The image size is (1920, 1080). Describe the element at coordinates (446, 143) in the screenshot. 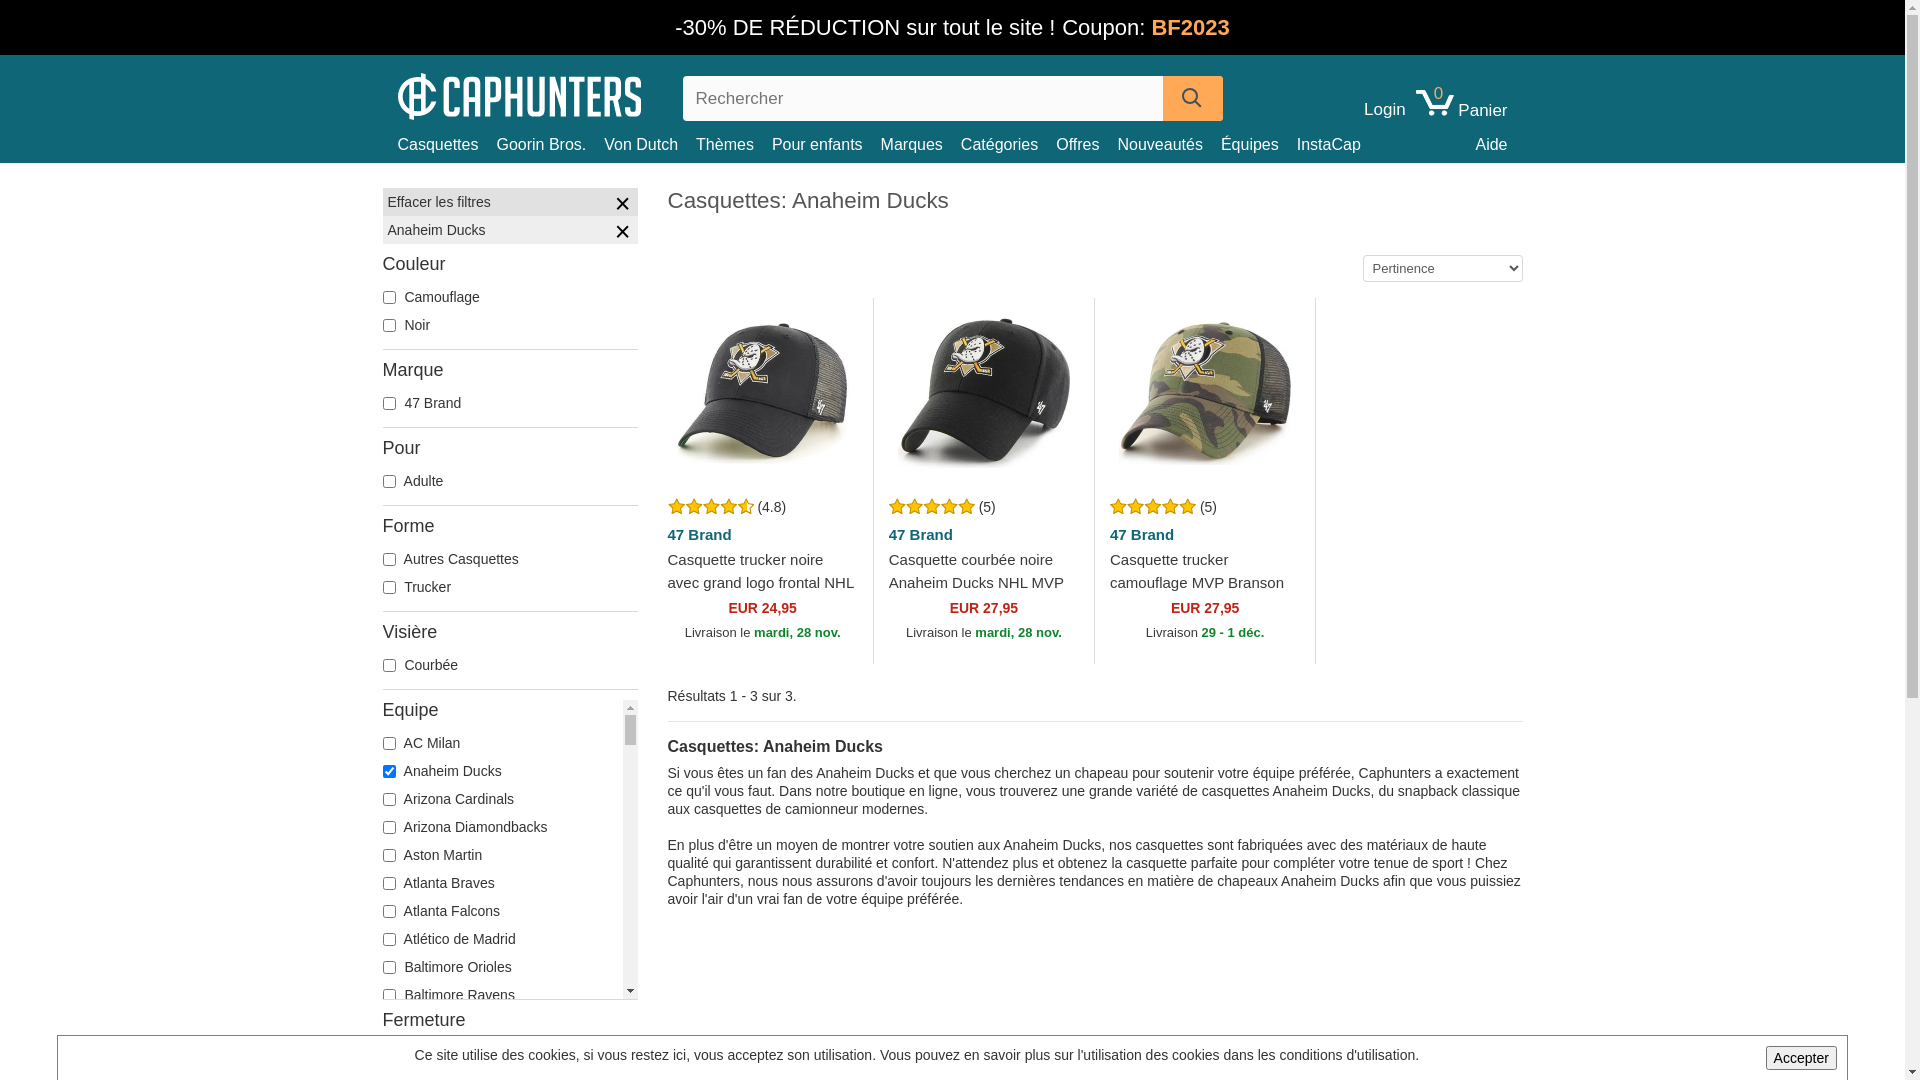

I see `'Casquettes'` at that location.